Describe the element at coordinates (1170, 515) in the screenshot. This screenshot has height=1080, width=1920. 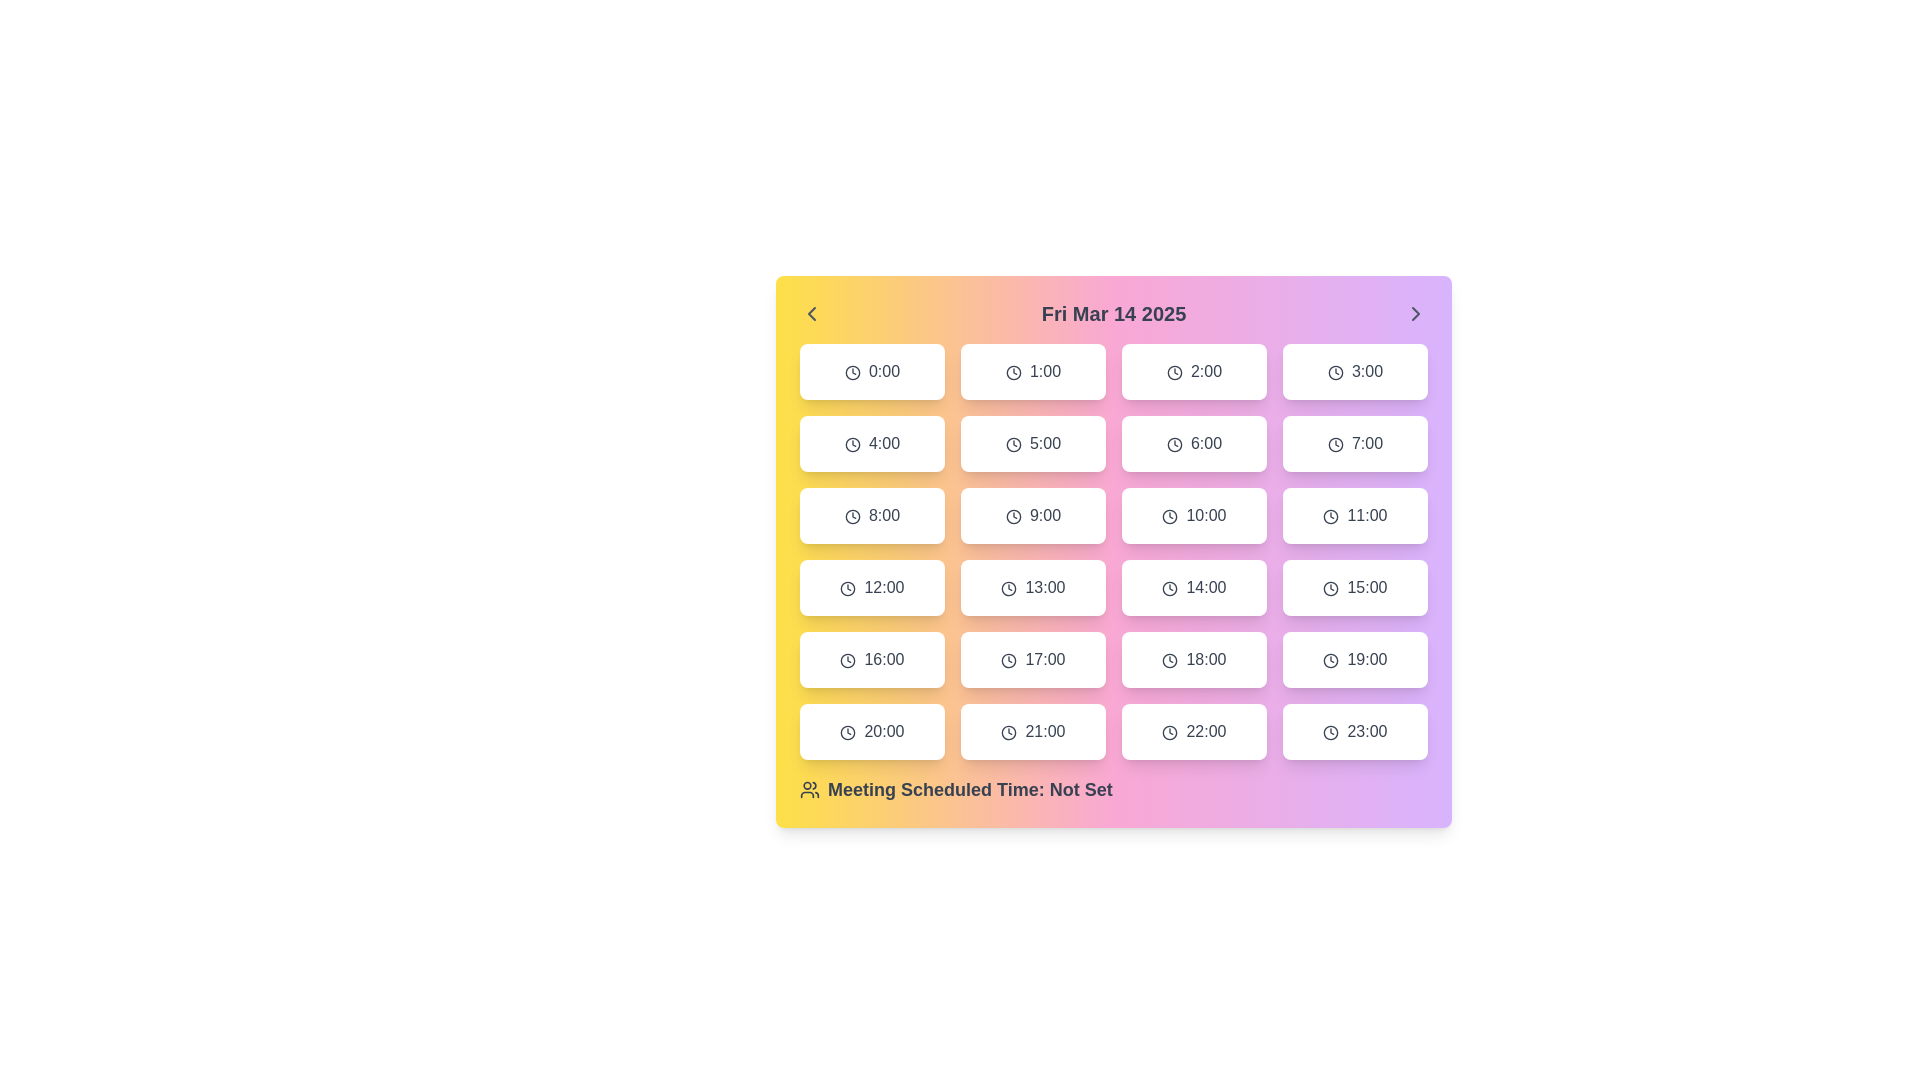
I see `the time icon located inside the button labeled '10:00' in the third row, fourth column of the grid display` at that location.